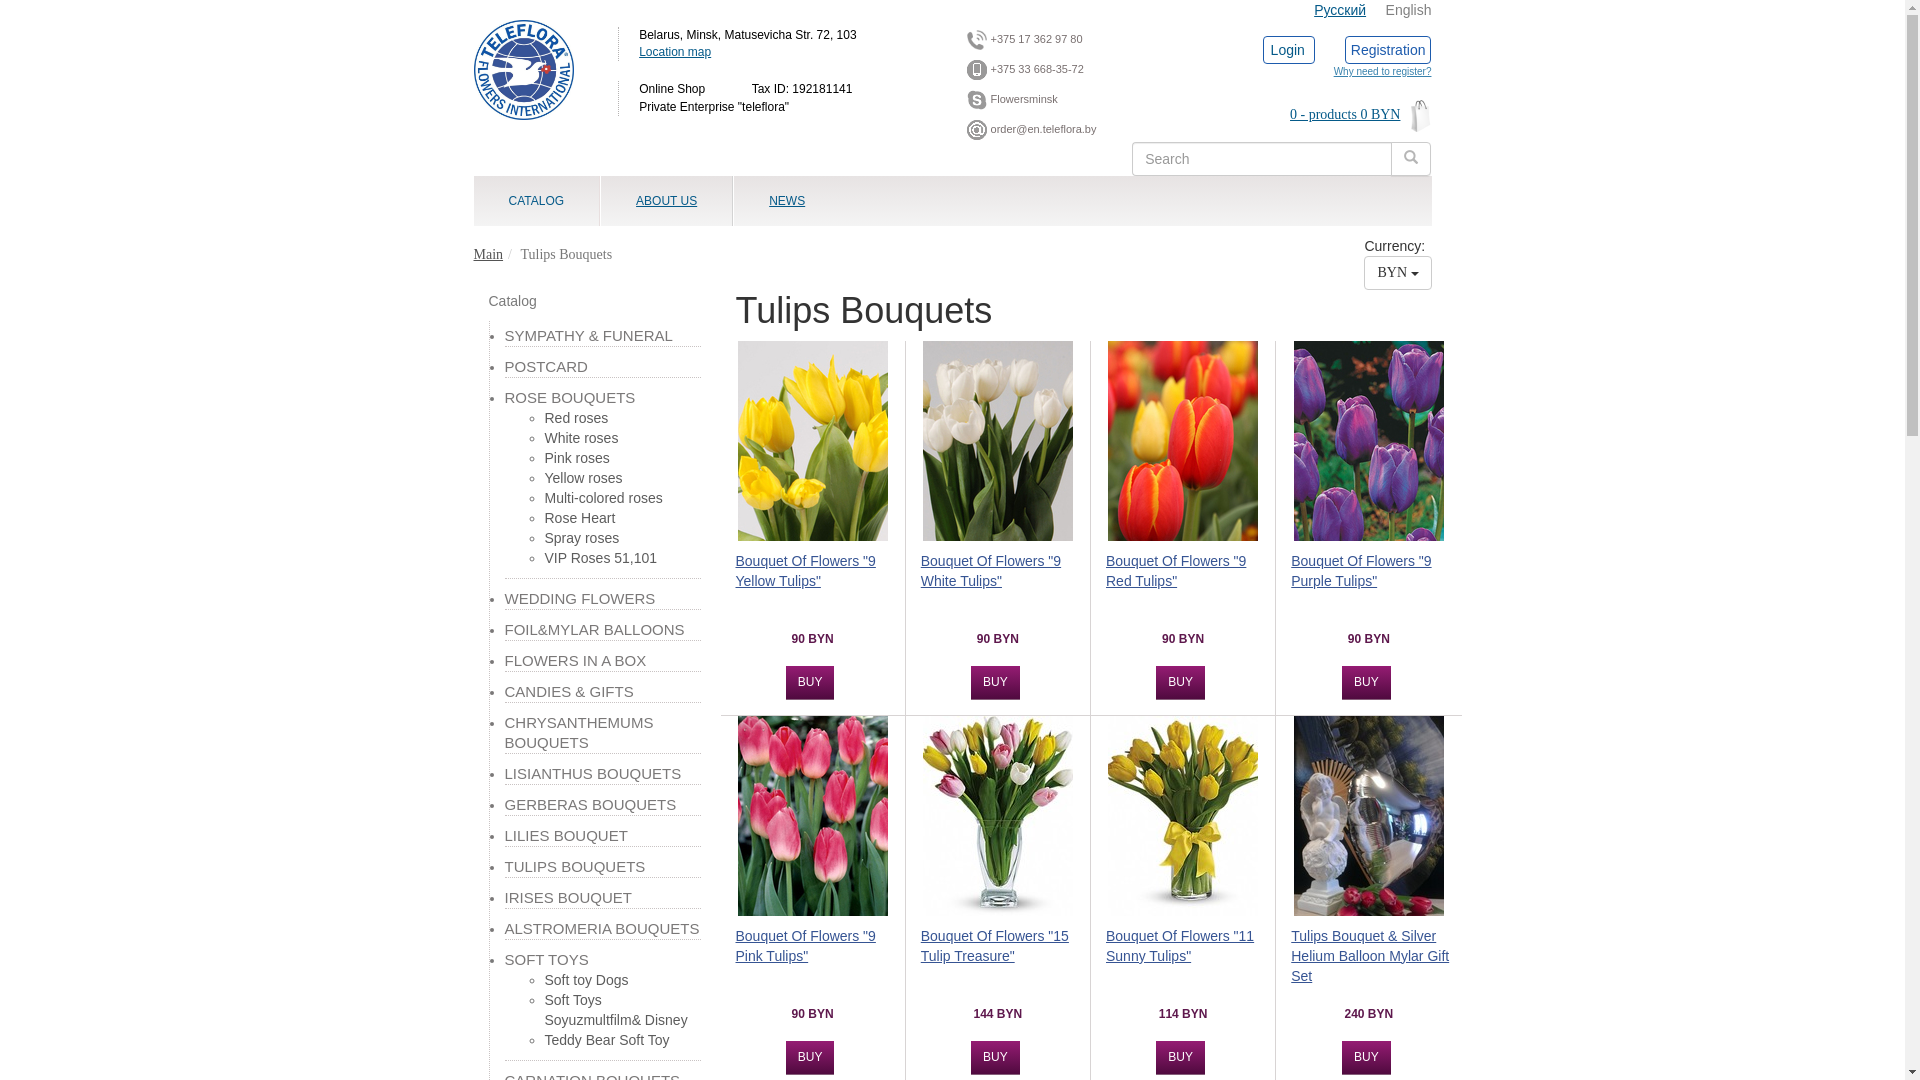  What do you see at coordinates (675, 50) in the screenshot?
I see `'Location map'` at bounding box center [675, 50].